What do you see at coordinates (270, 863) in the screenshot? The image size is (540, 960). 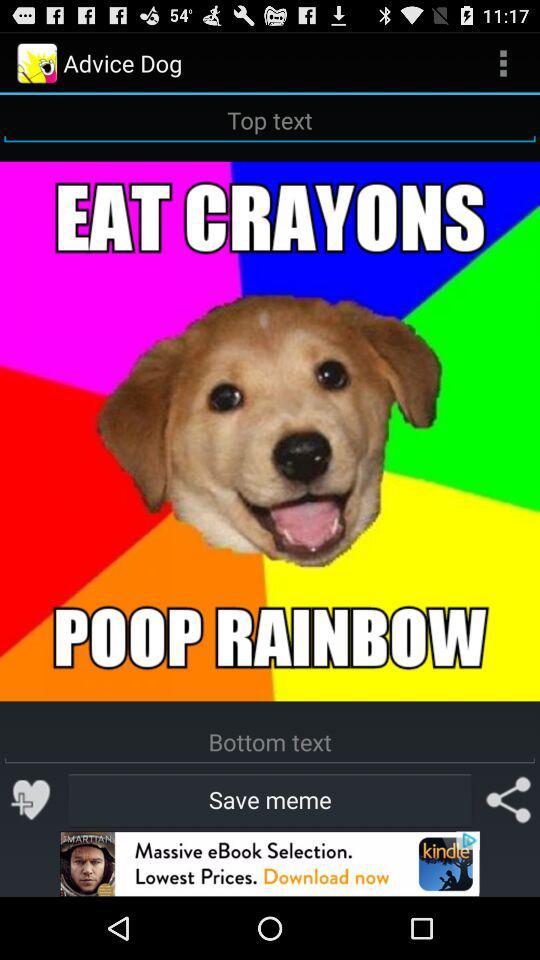 I see `advertisement image` at bounding box center [270, 863].